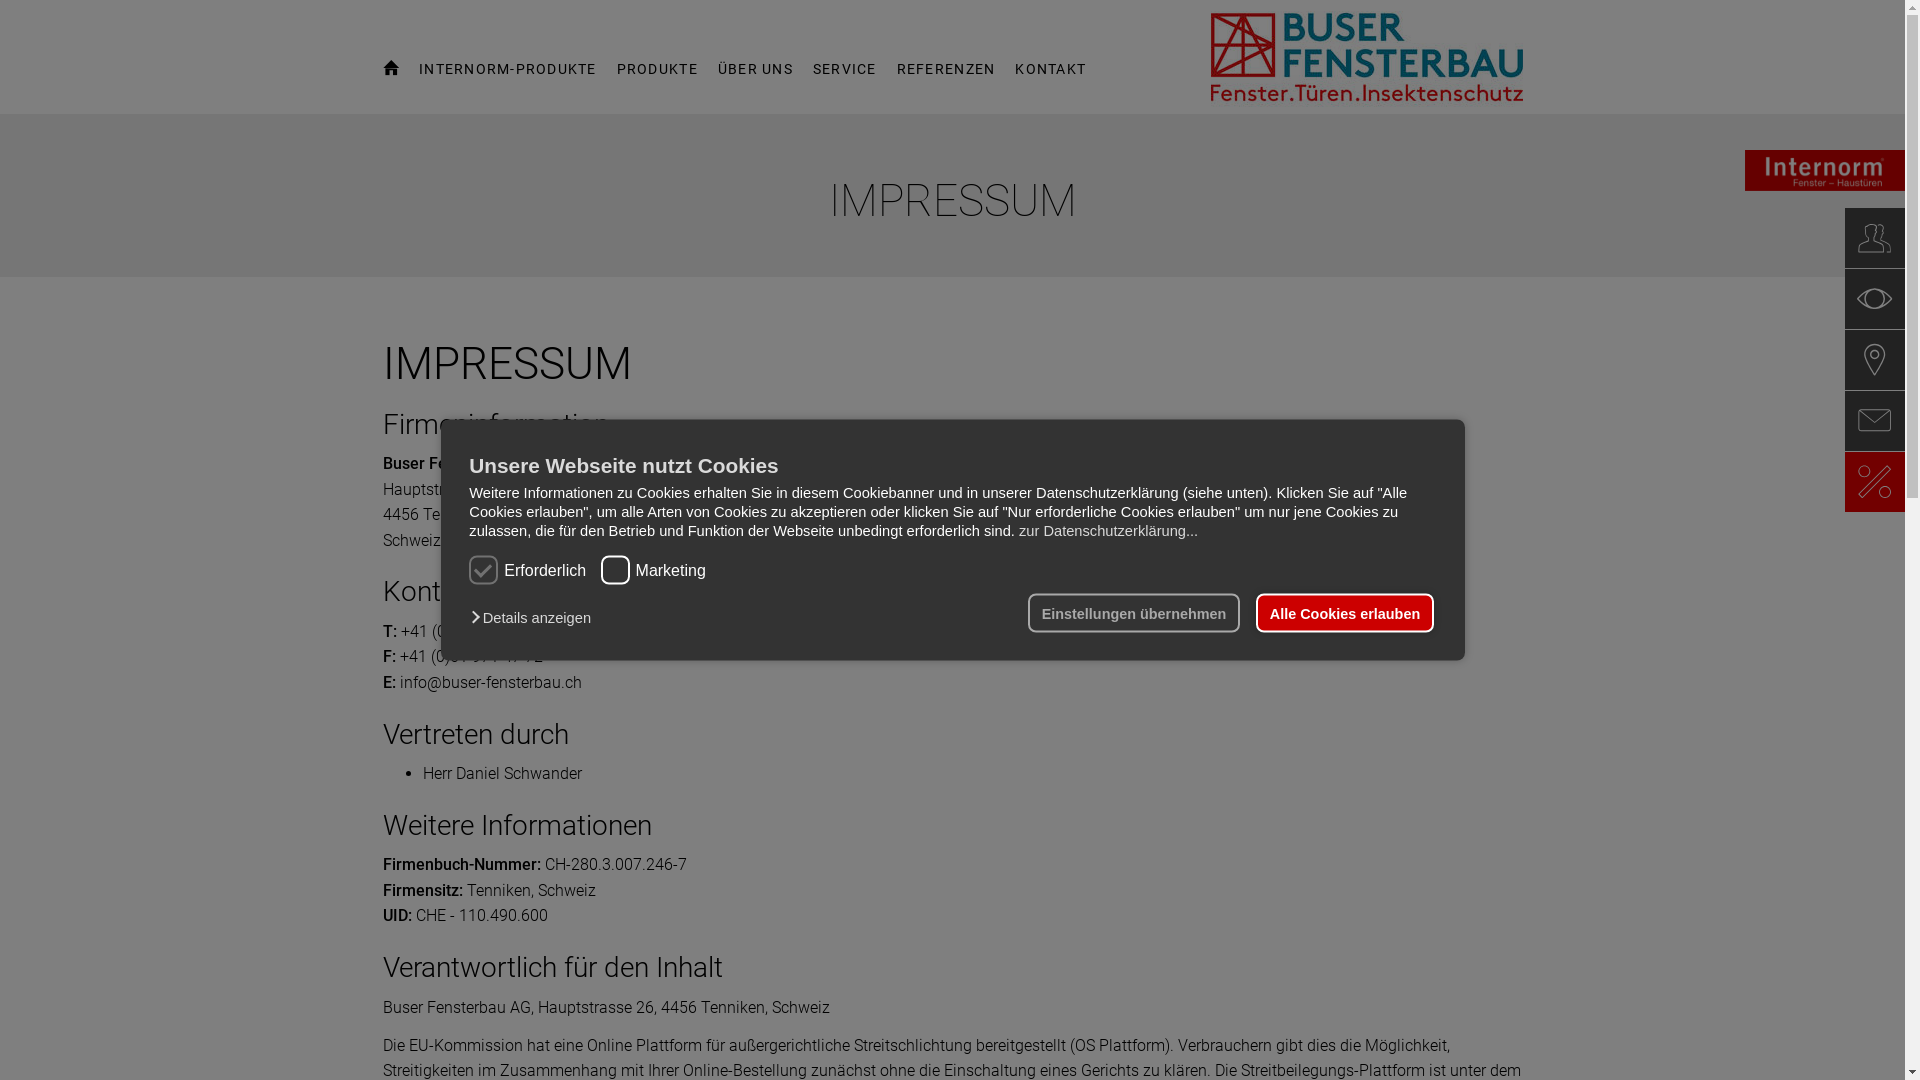 The width and height of the screenshot is (1920, 1080). What do you see at coordinates (657, 77) in the screenshot?
I see `'PRODUKTE'` at bounding box center [657, 77].